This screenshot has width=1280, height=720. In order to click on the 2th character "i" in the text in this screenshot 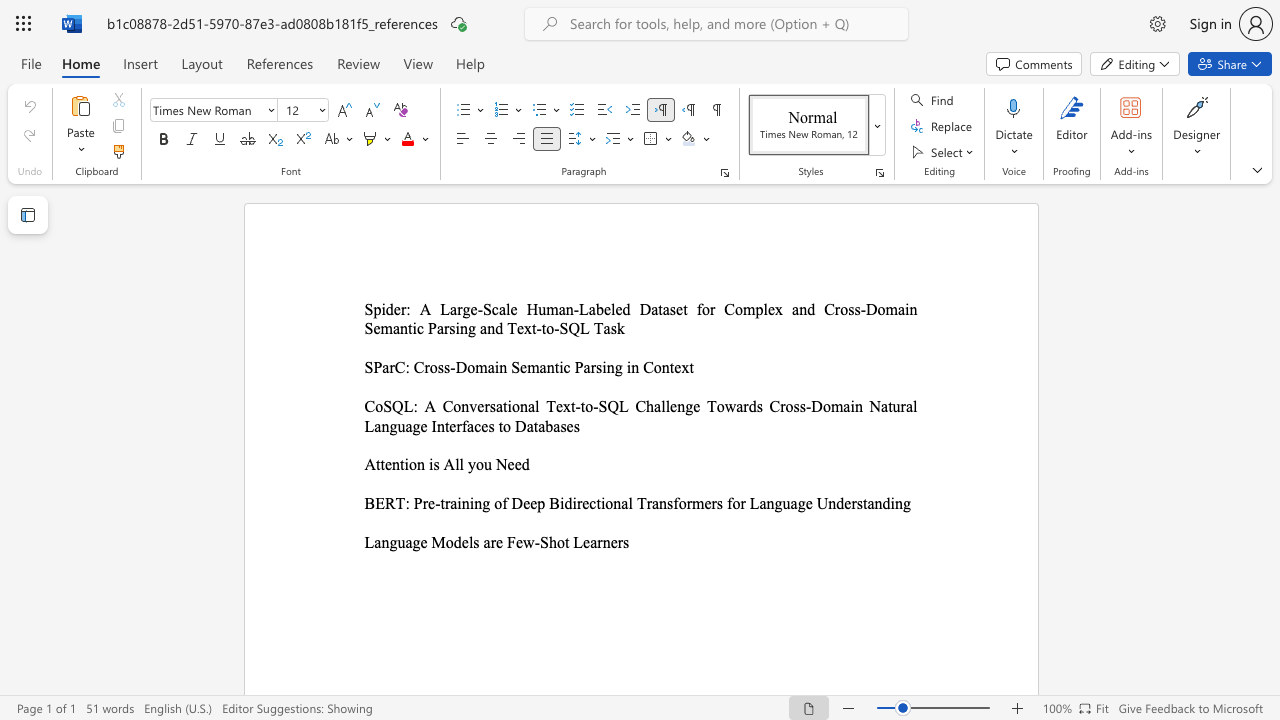, I will do `click(471, 502)`.